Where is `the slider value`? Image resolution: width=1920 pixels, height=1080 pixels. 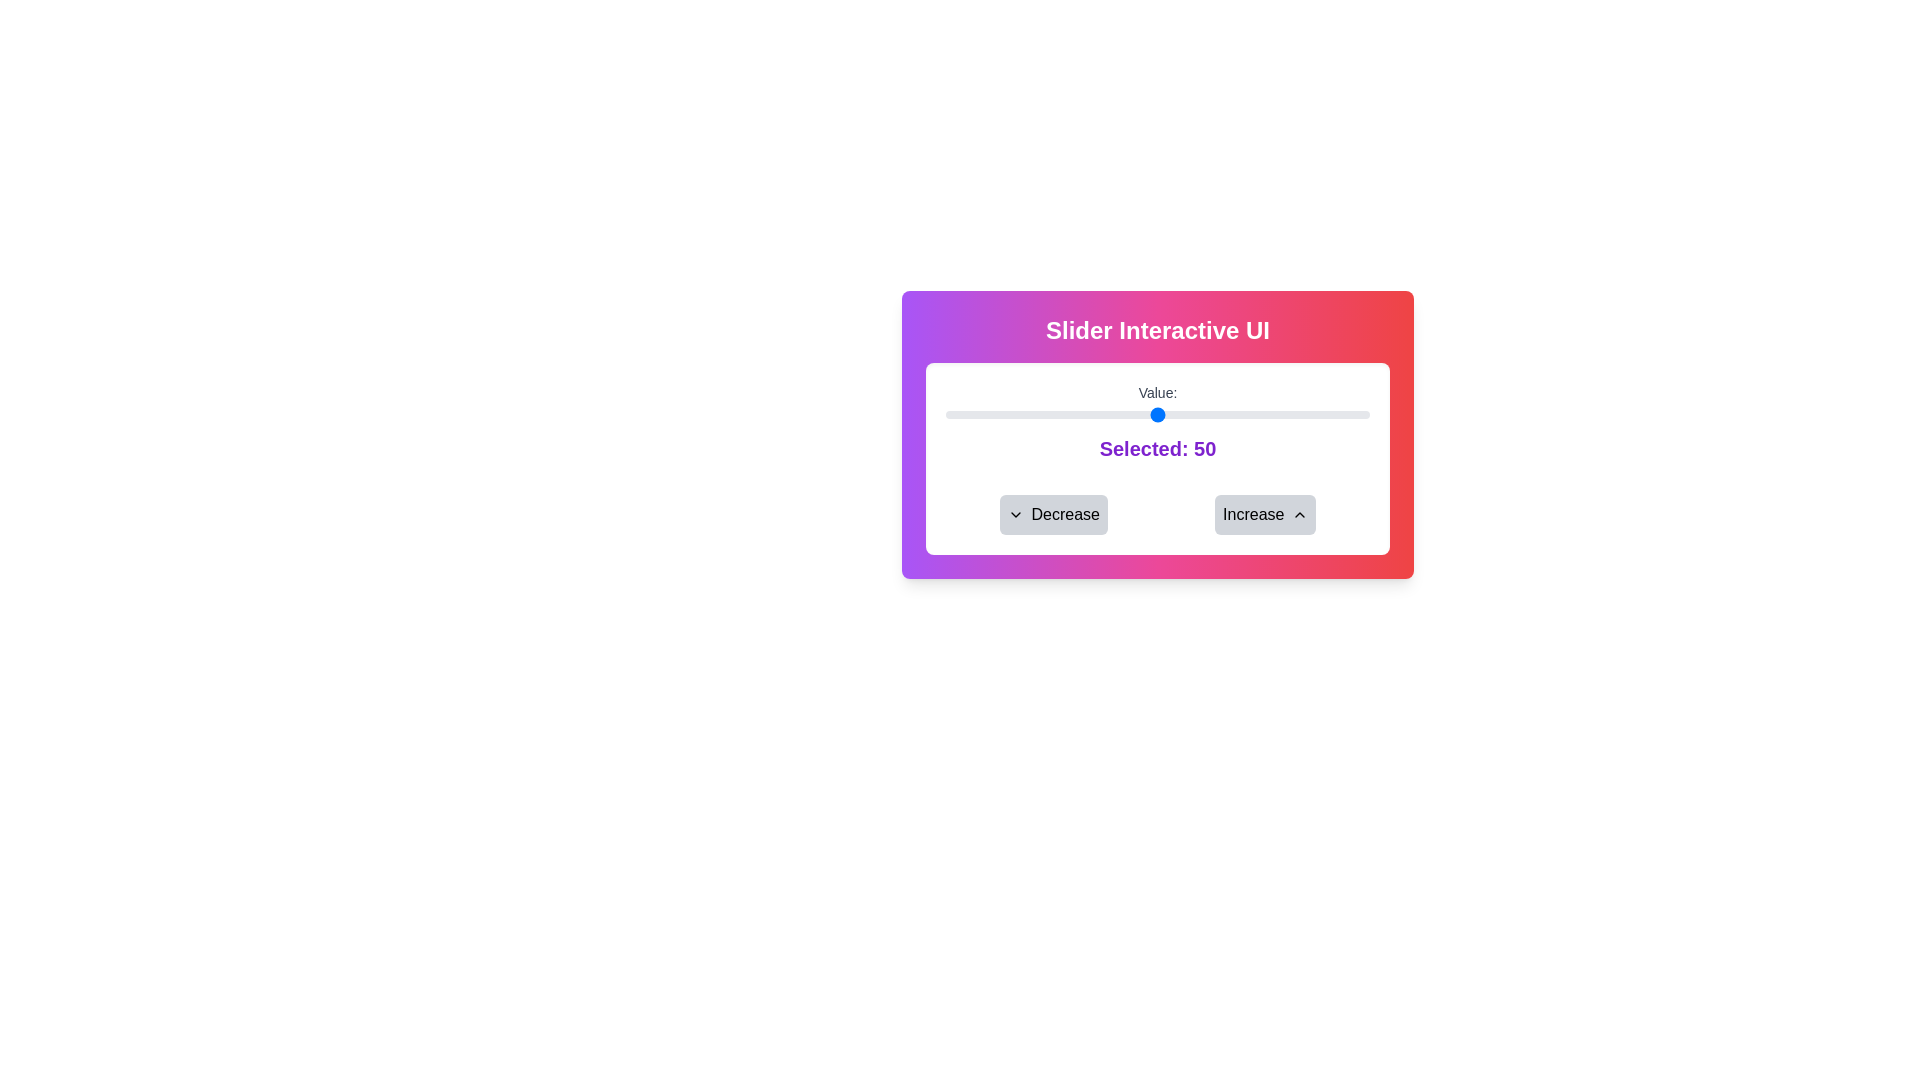 the slider value is located at coordinates (1254, 414).